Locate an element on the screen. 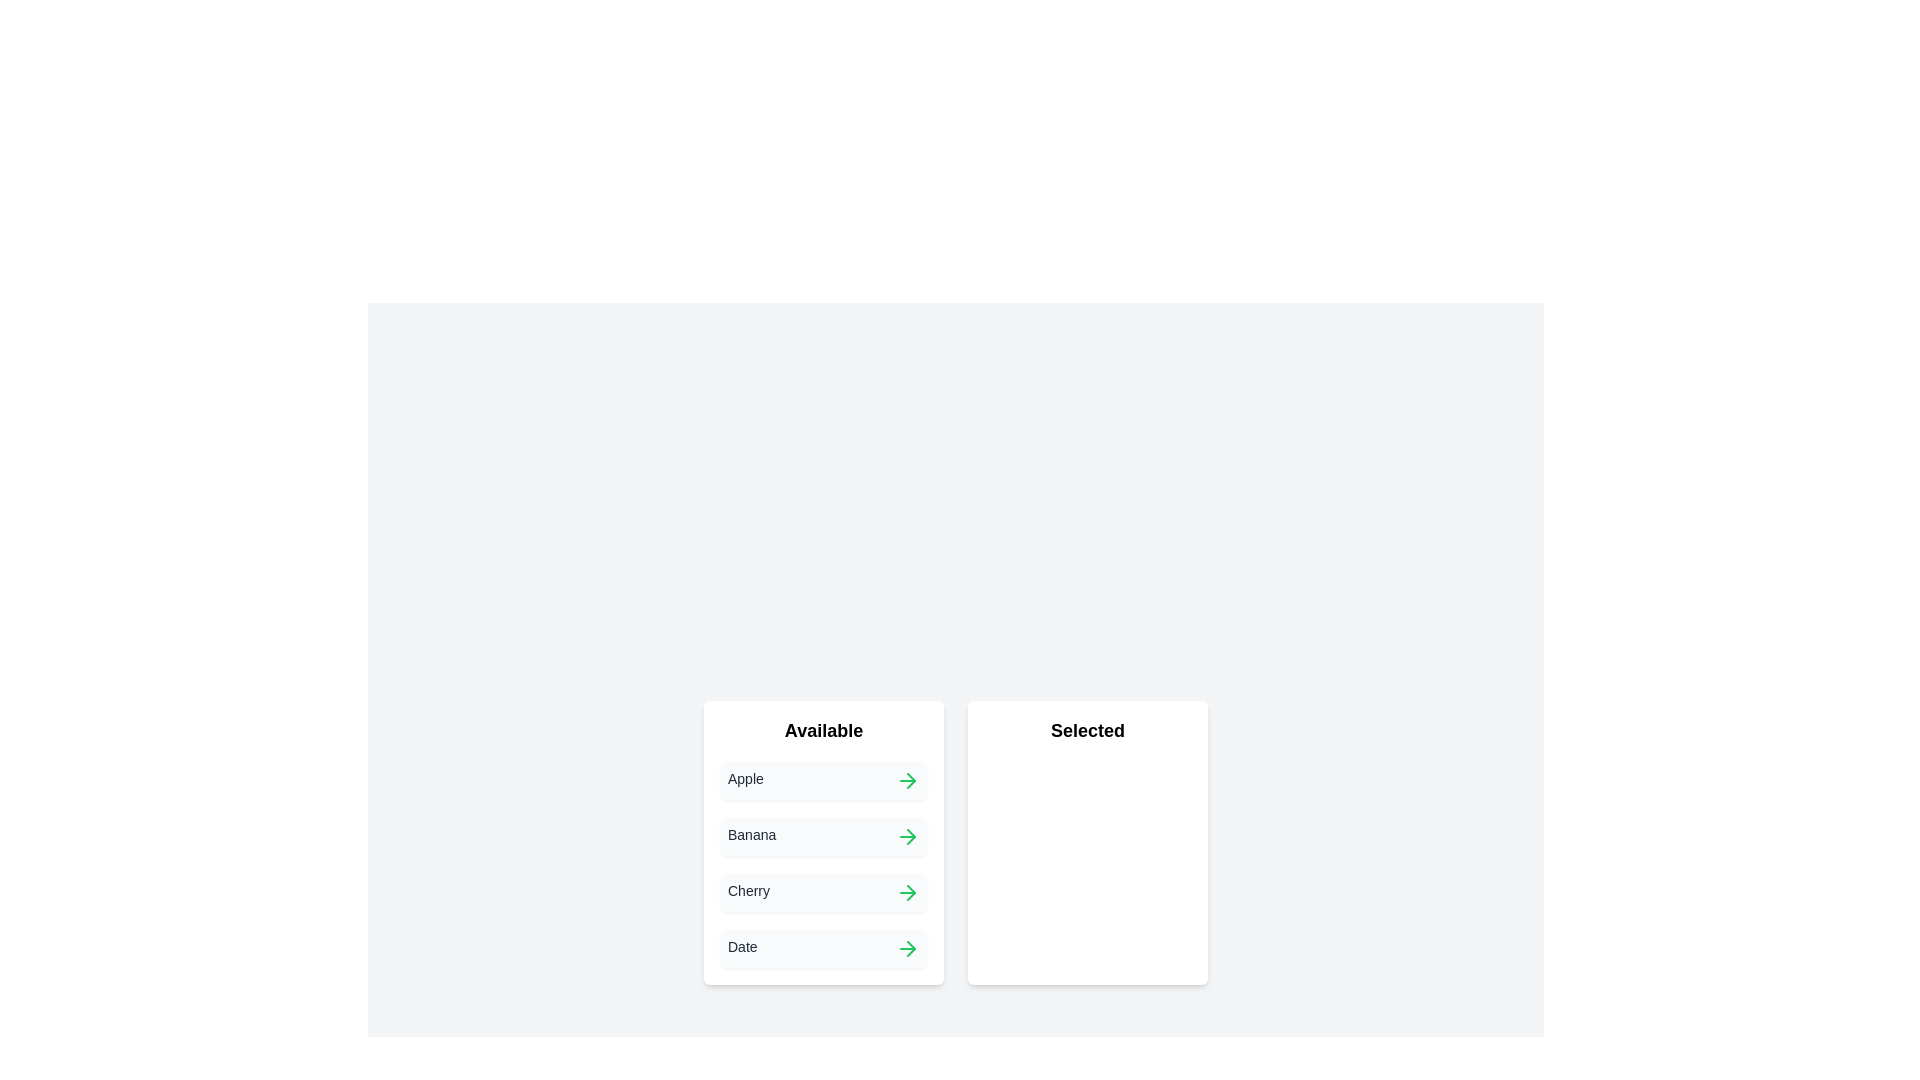 The image size is (1920, 1080). the green arrow button next to the item 'Banana' in the 'Available' list to transfer it to the 'Selected' list is located at coordinates (906, 837).